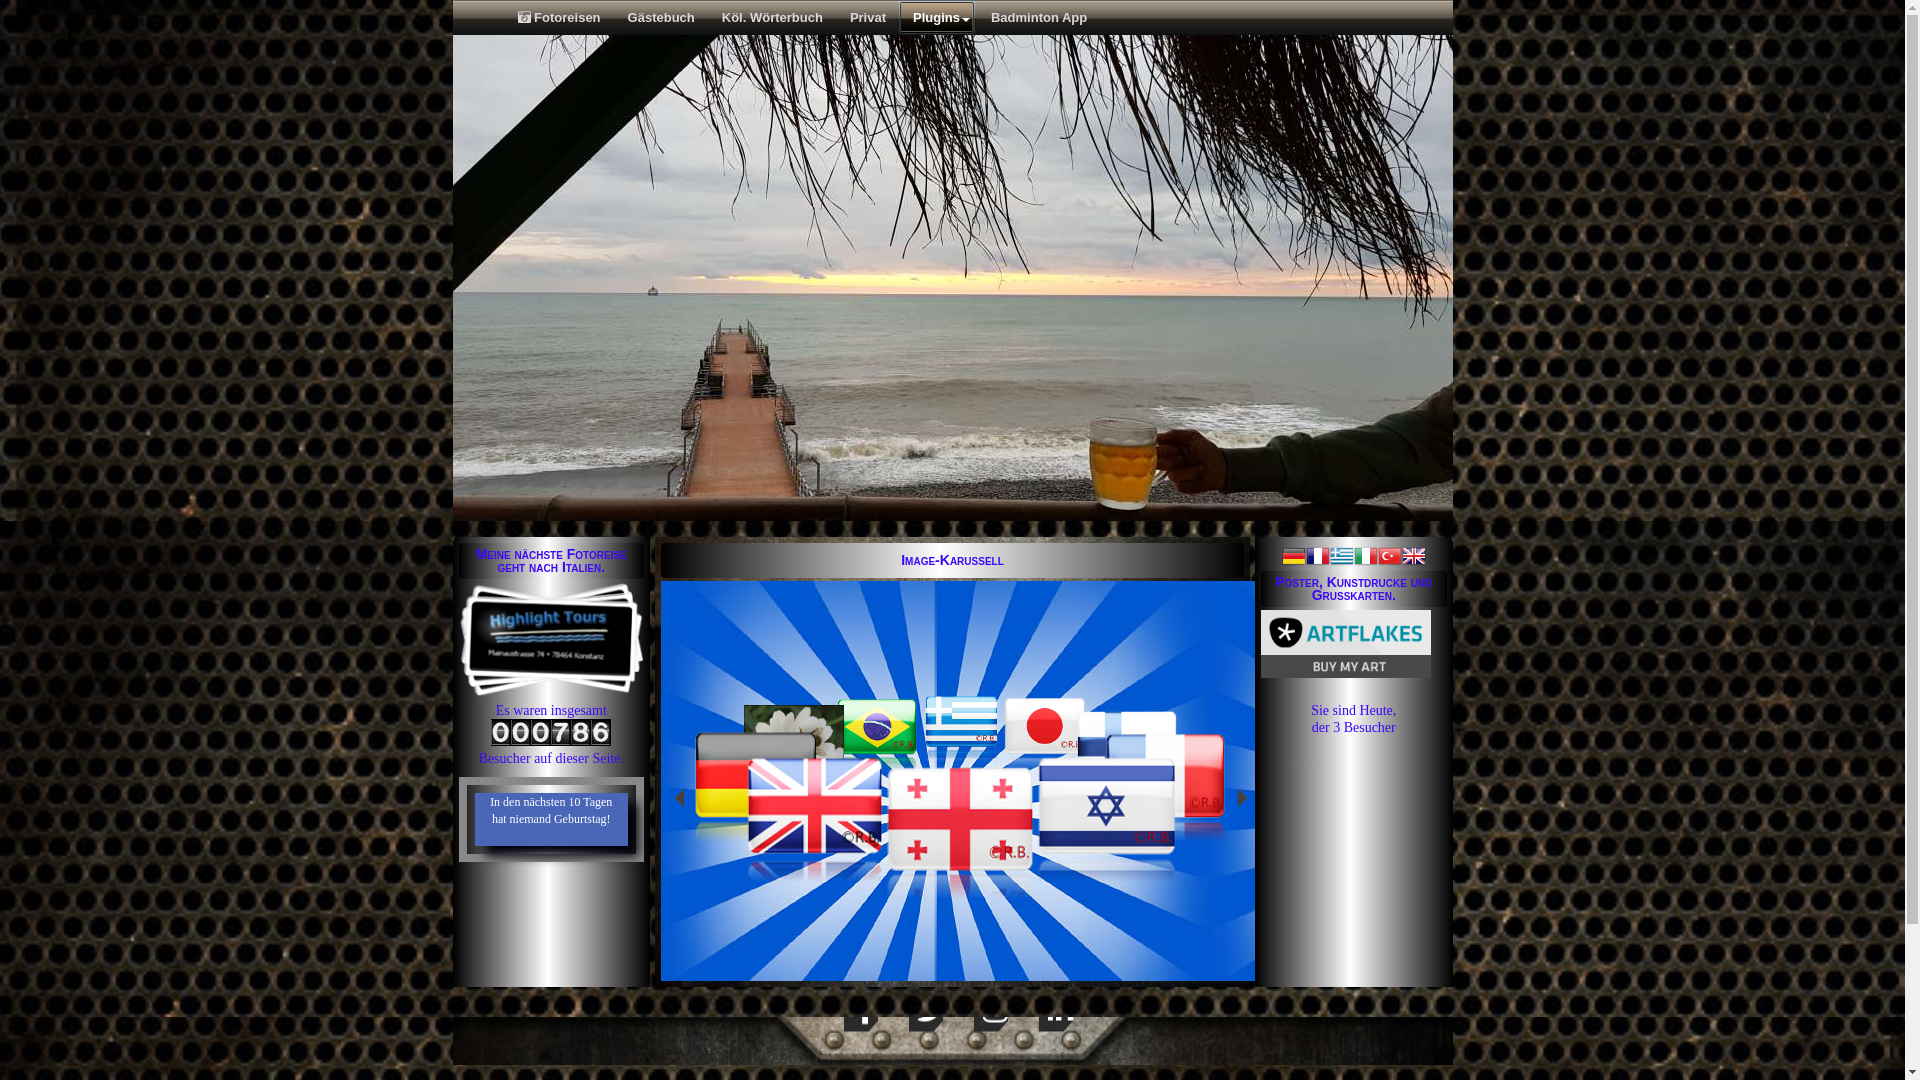  I want to click on 'Plugins', so click(935, 17).